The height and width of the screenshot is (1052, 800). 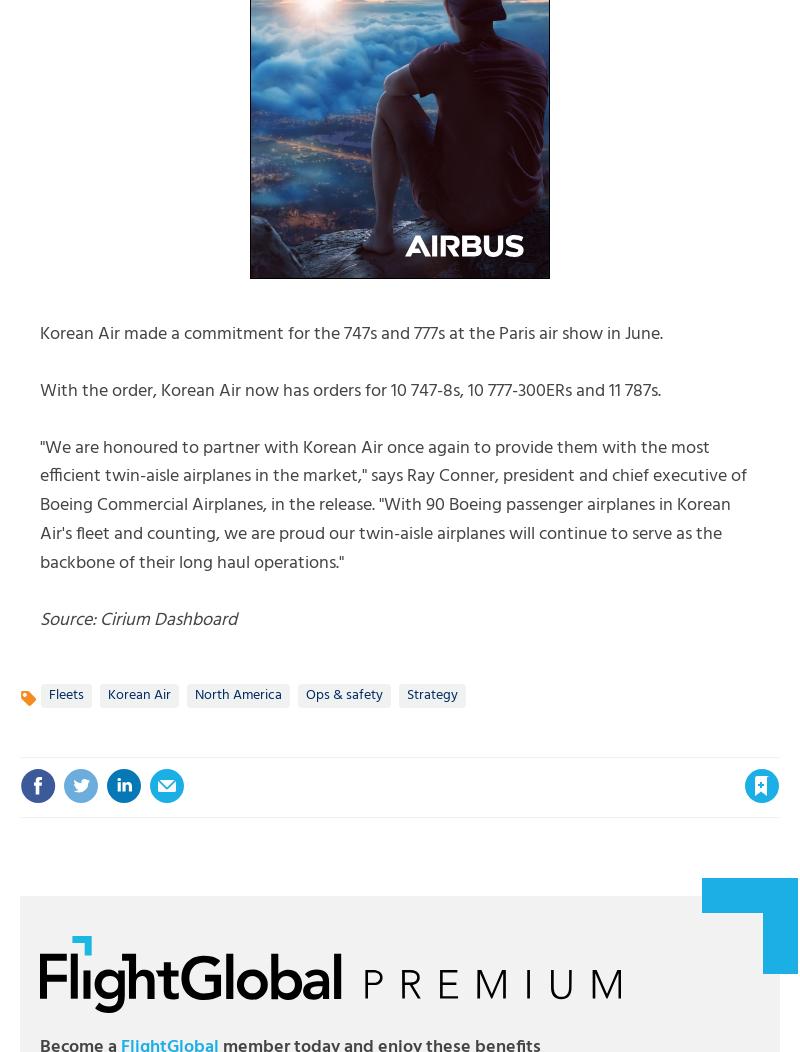 I want to click on 'Source: Cirium Dashboard', so click(x=138, y=619).